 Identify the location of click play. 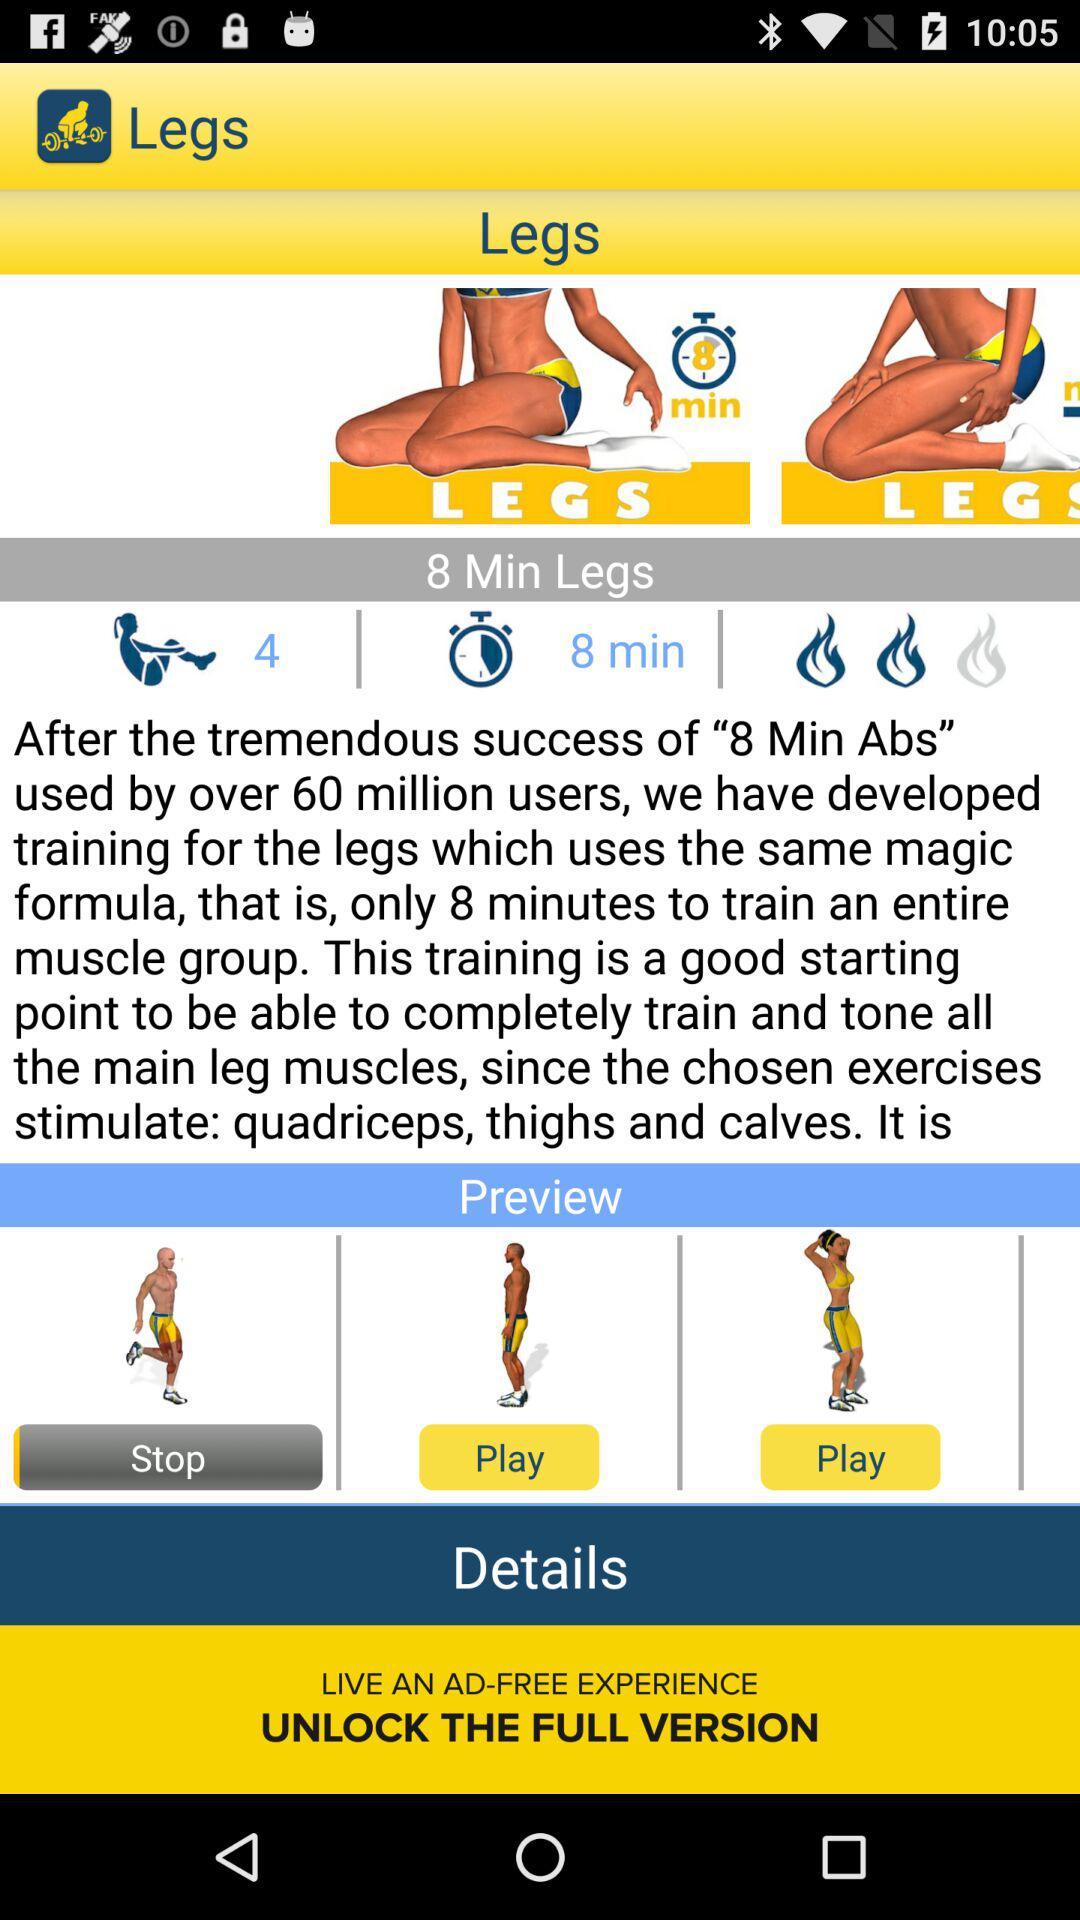
(508, 1321).